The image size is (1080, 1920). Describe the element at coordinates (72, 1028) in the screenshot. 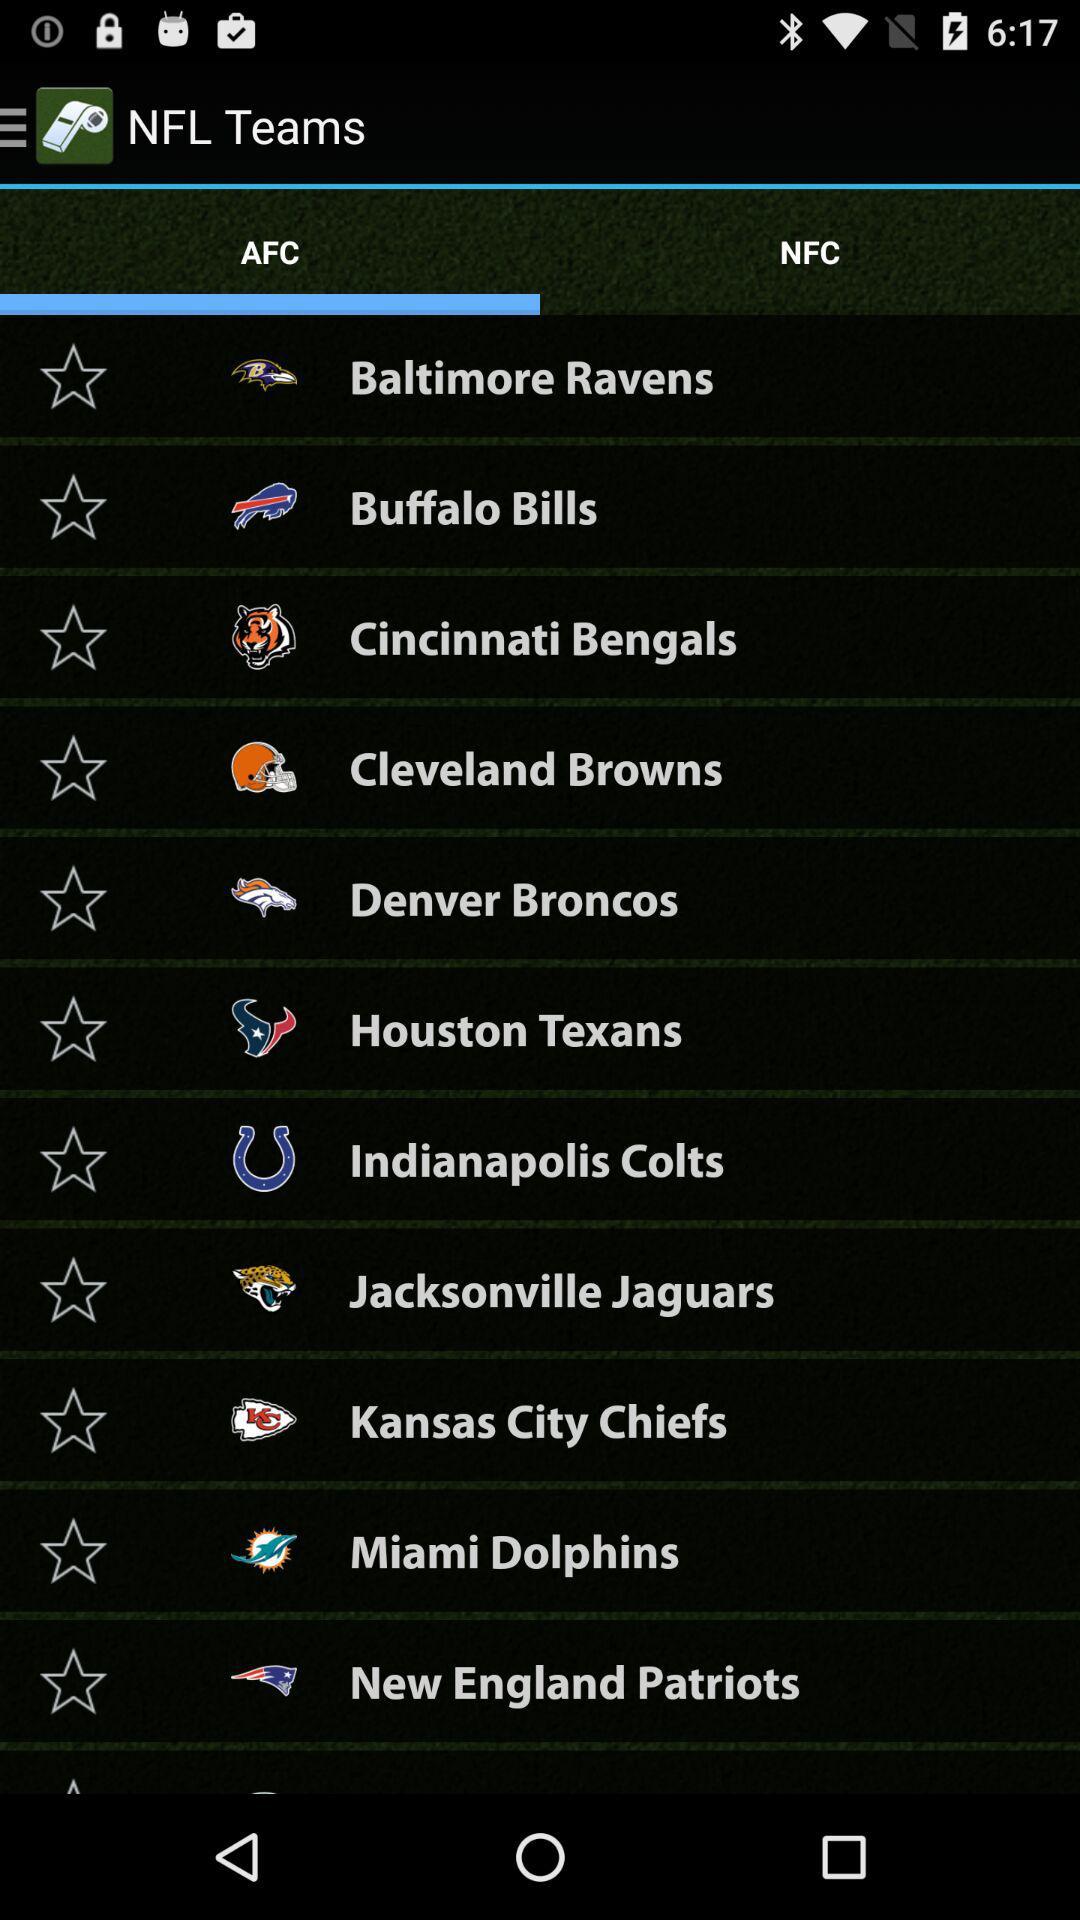

I see `mark as favorite` at that location.